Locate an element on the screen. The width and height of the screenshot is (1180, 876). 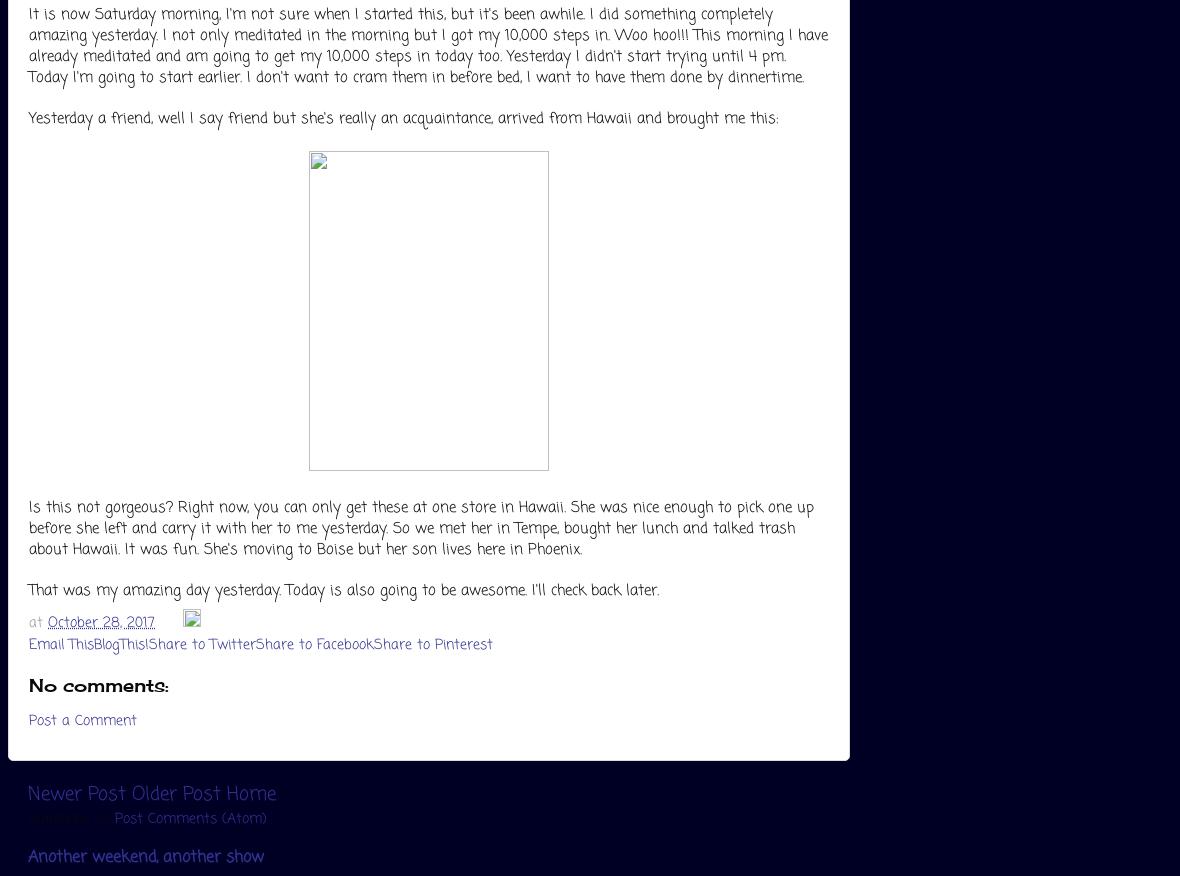
'Older Post' is located at coordinates (131, 793).